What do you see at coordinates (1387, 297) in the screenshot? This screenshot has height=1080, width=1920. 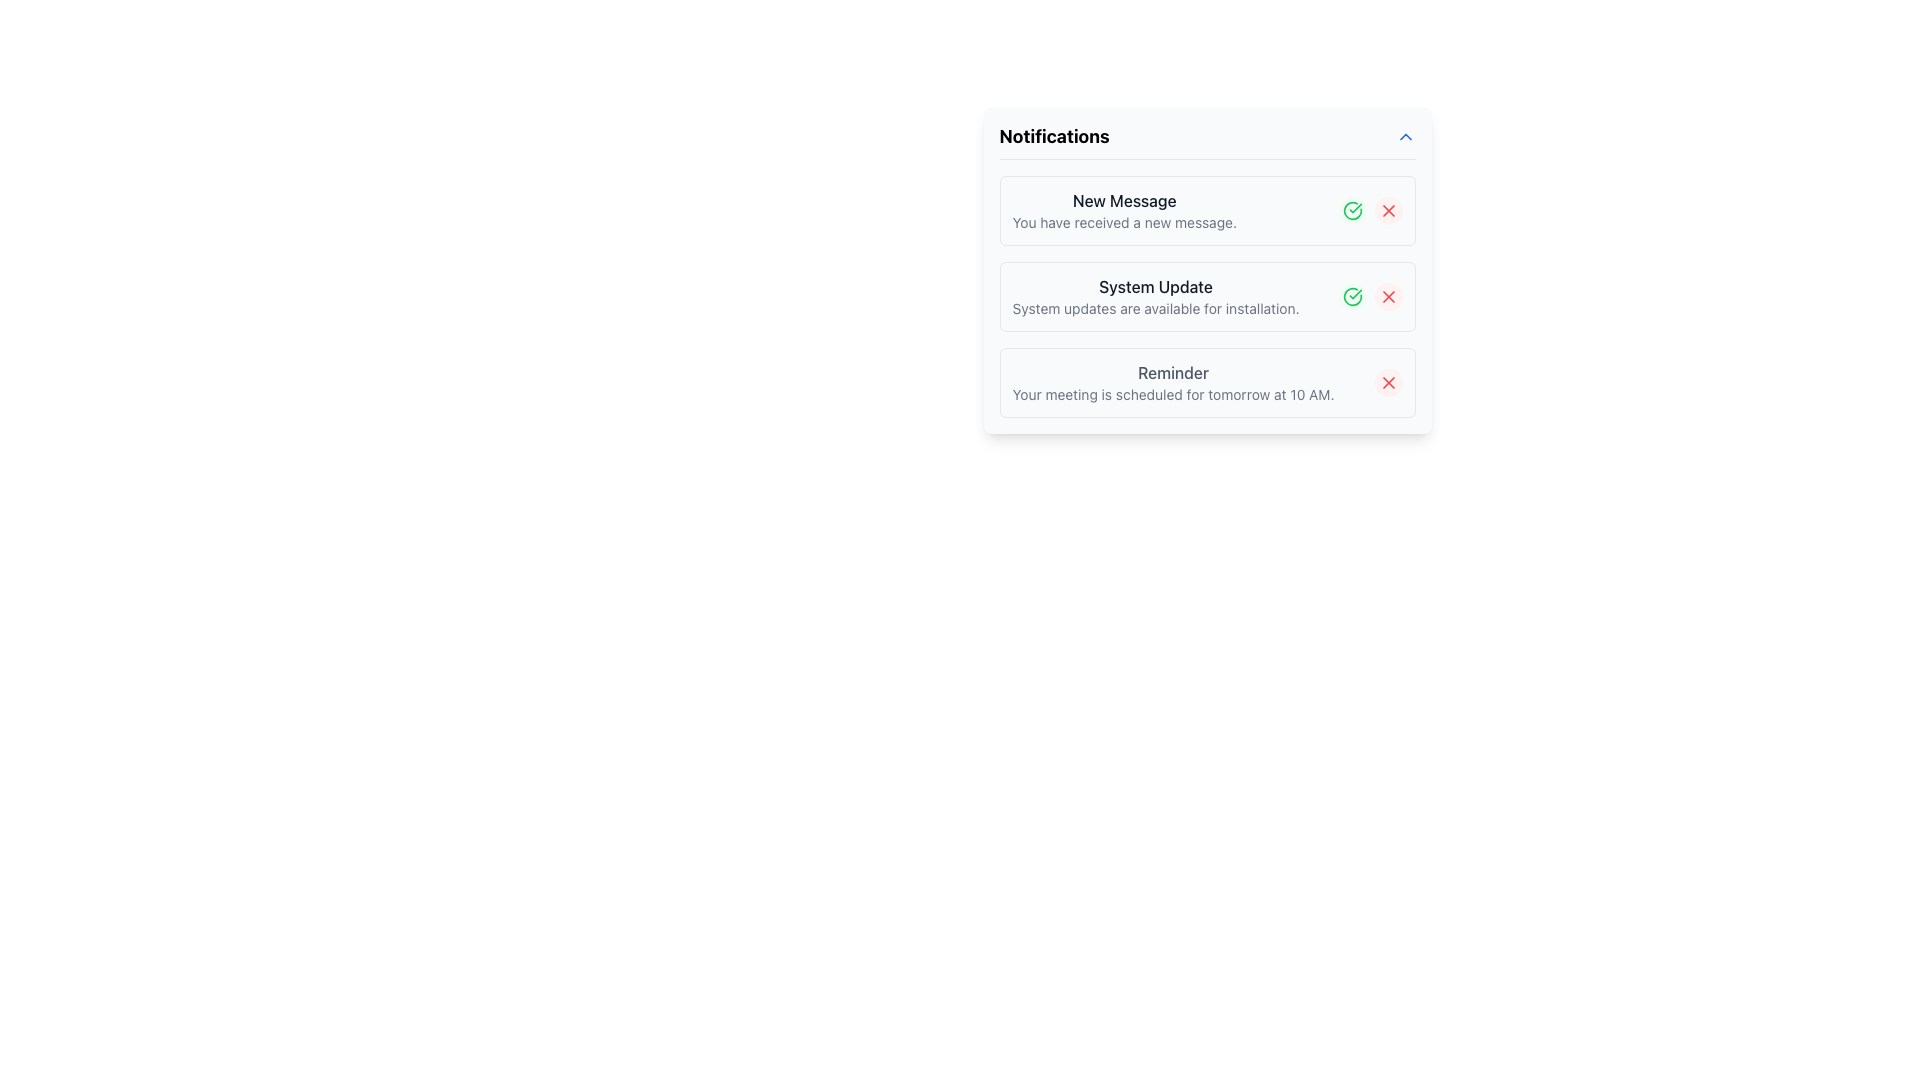 I see `the delete button located at the rightmost corner of the 'System Update' section` at bounding box center [1387, 297].